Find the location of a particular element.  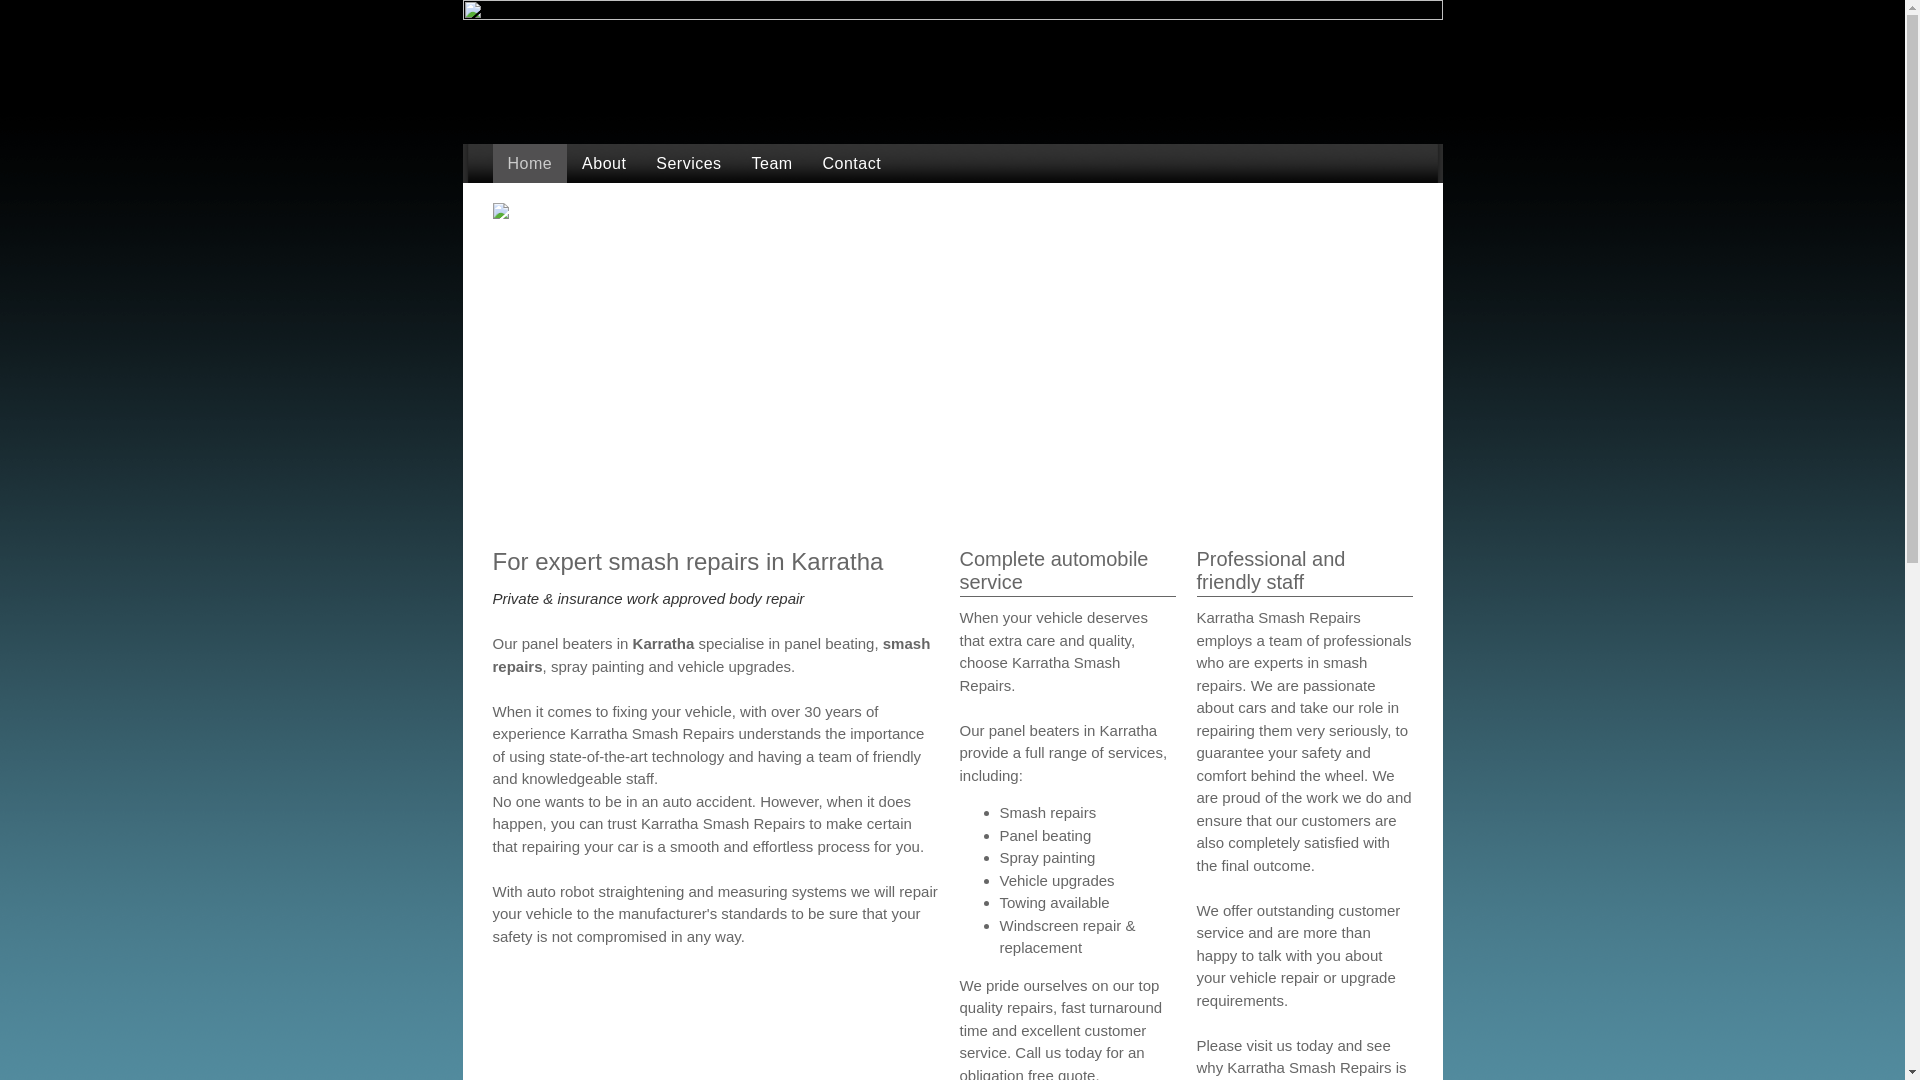

'About' is located at coordinates (603, 163).